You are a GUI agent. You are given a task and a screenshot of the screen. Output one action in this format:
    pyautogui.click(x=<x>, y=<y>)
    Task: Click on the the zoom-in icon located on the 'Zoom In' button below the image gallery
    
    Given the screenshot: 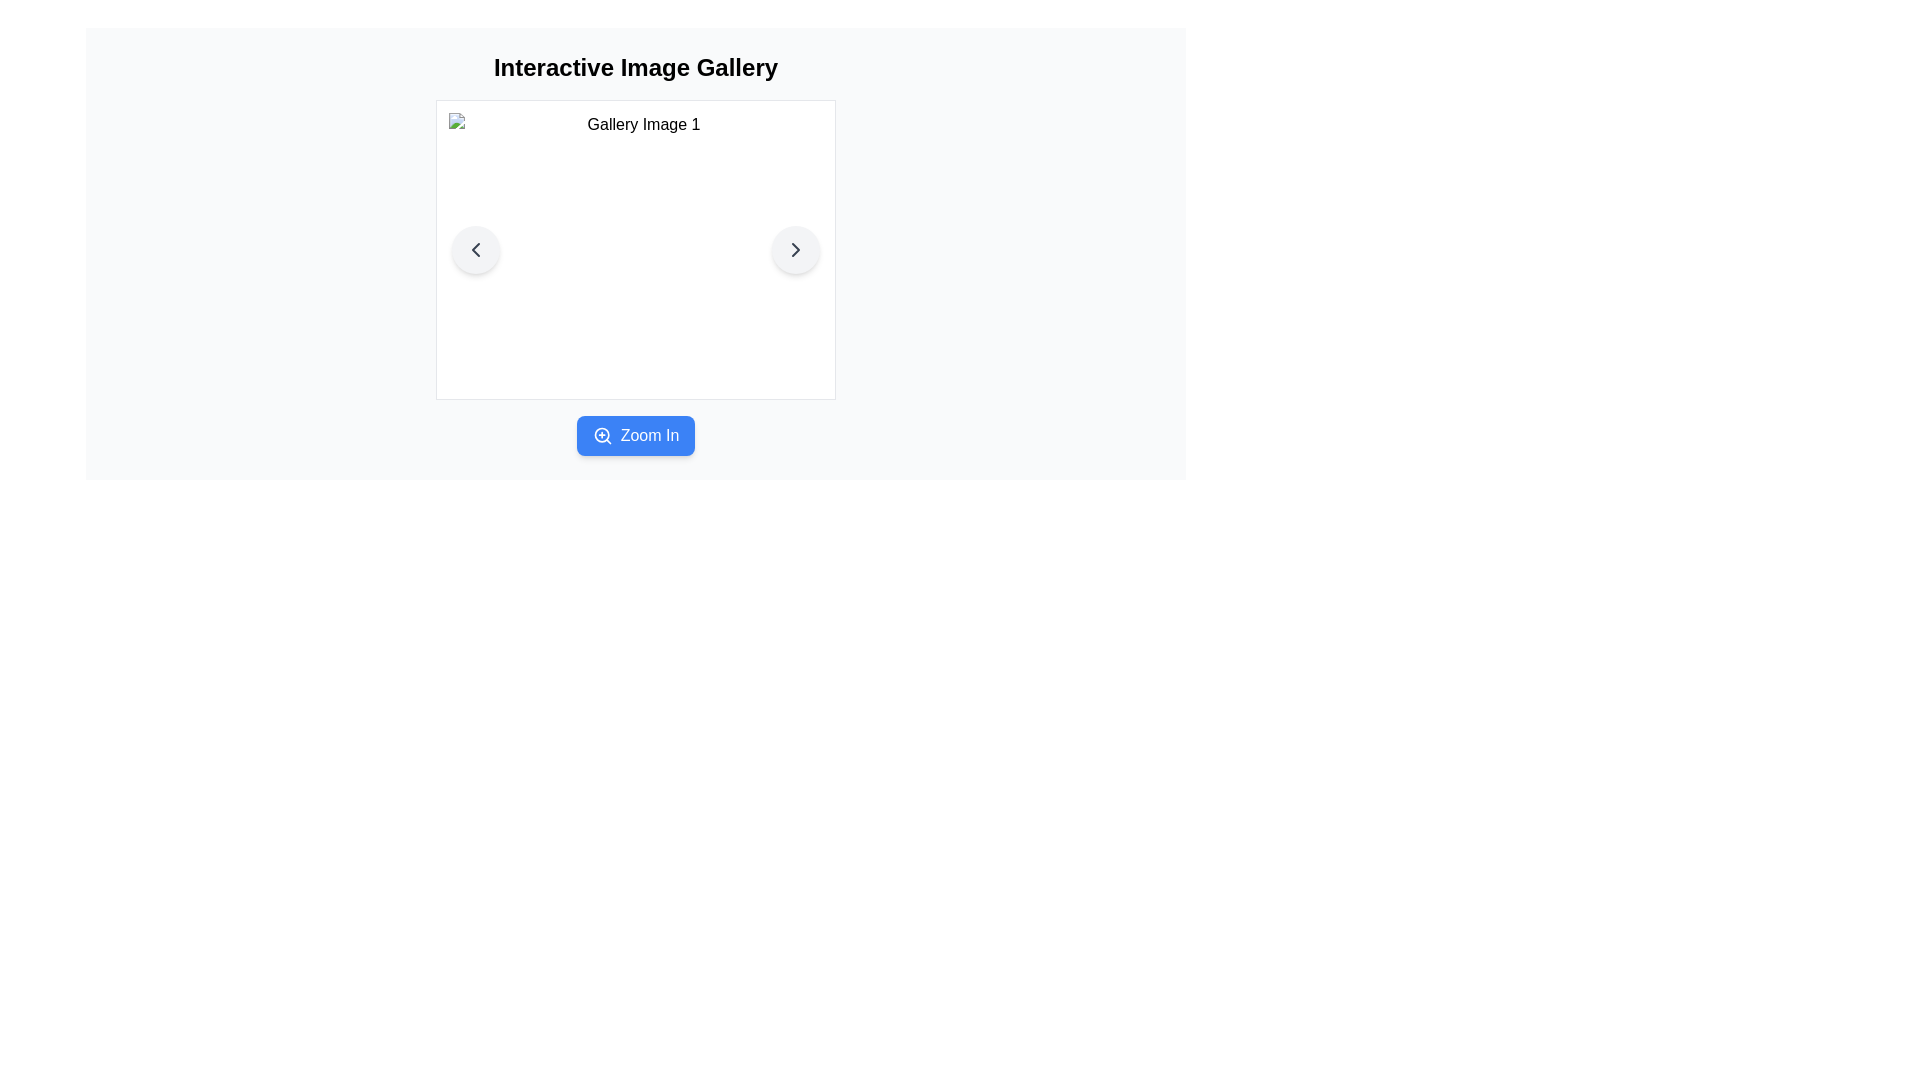 What is the action you would take?
    pyautogui.click(x=600, y=434)
    